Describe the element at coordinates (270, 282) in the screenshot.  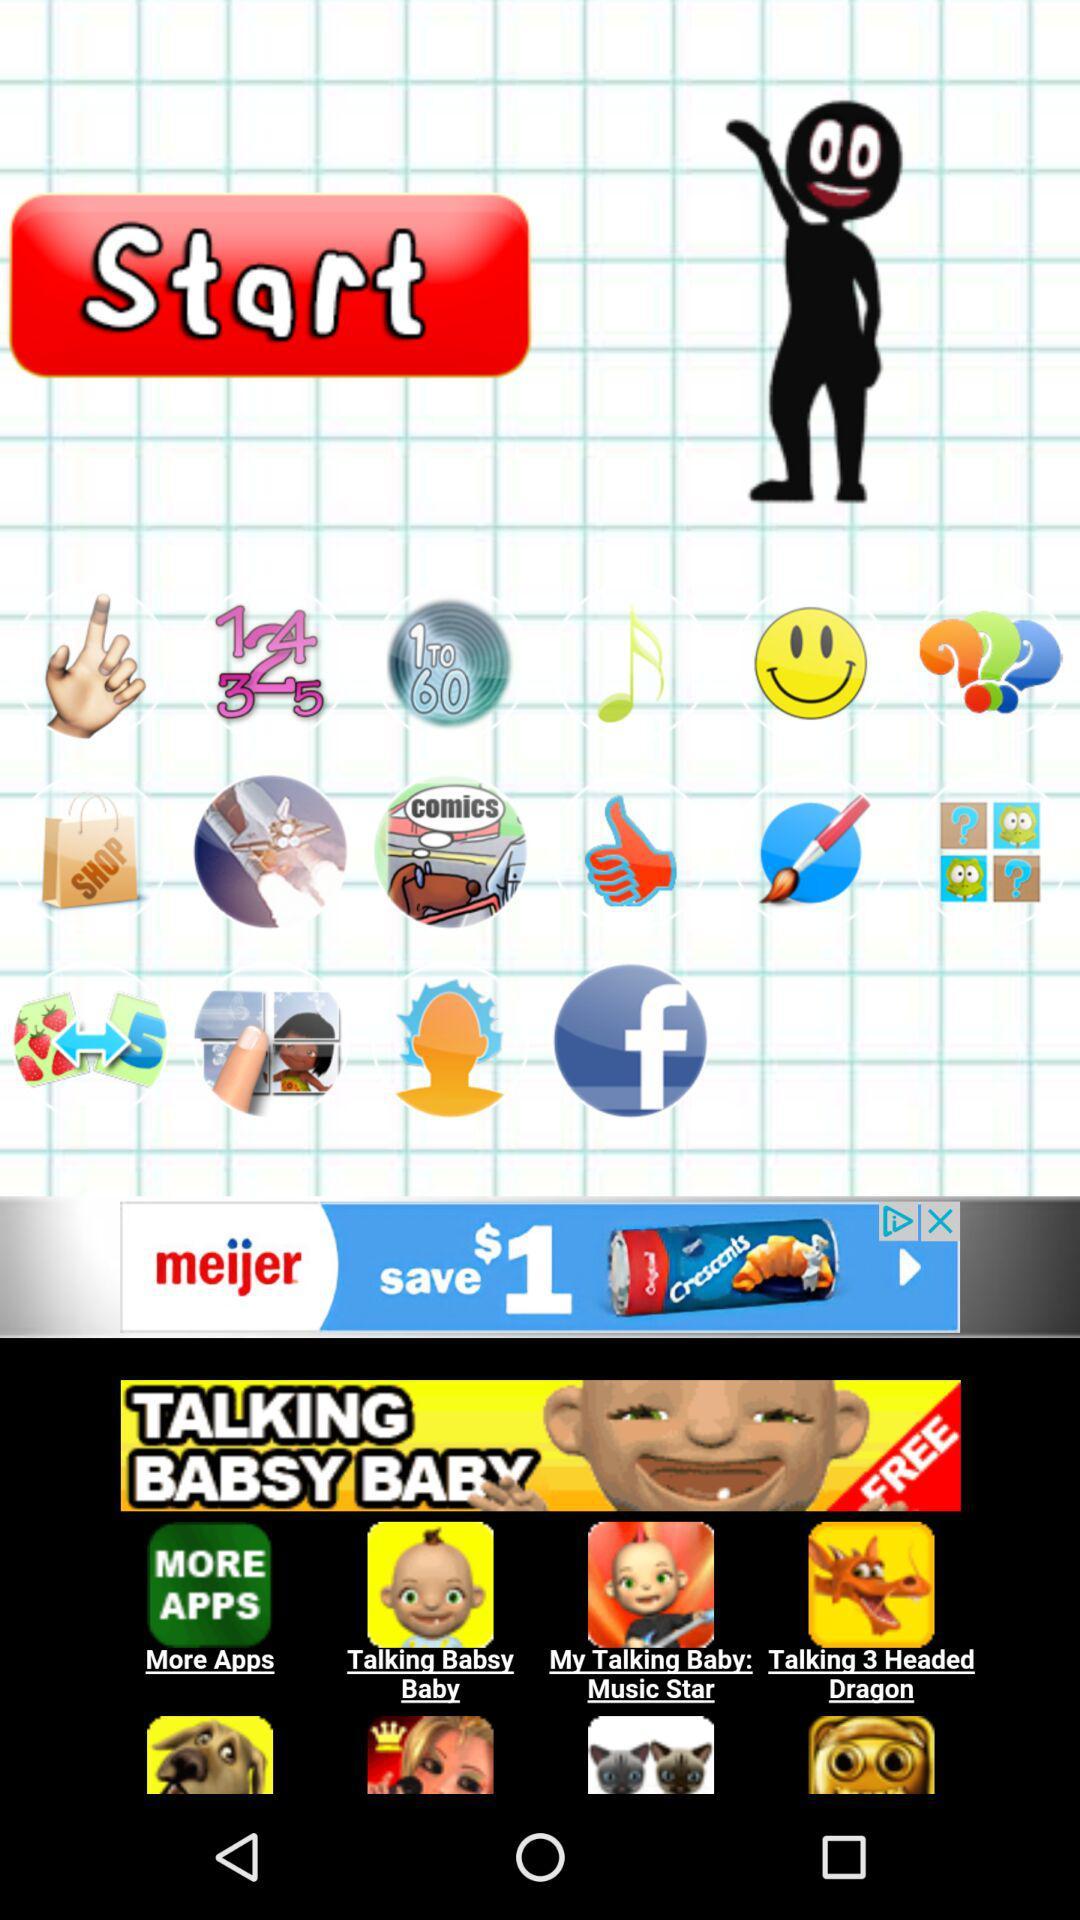
I see `start` at that location.